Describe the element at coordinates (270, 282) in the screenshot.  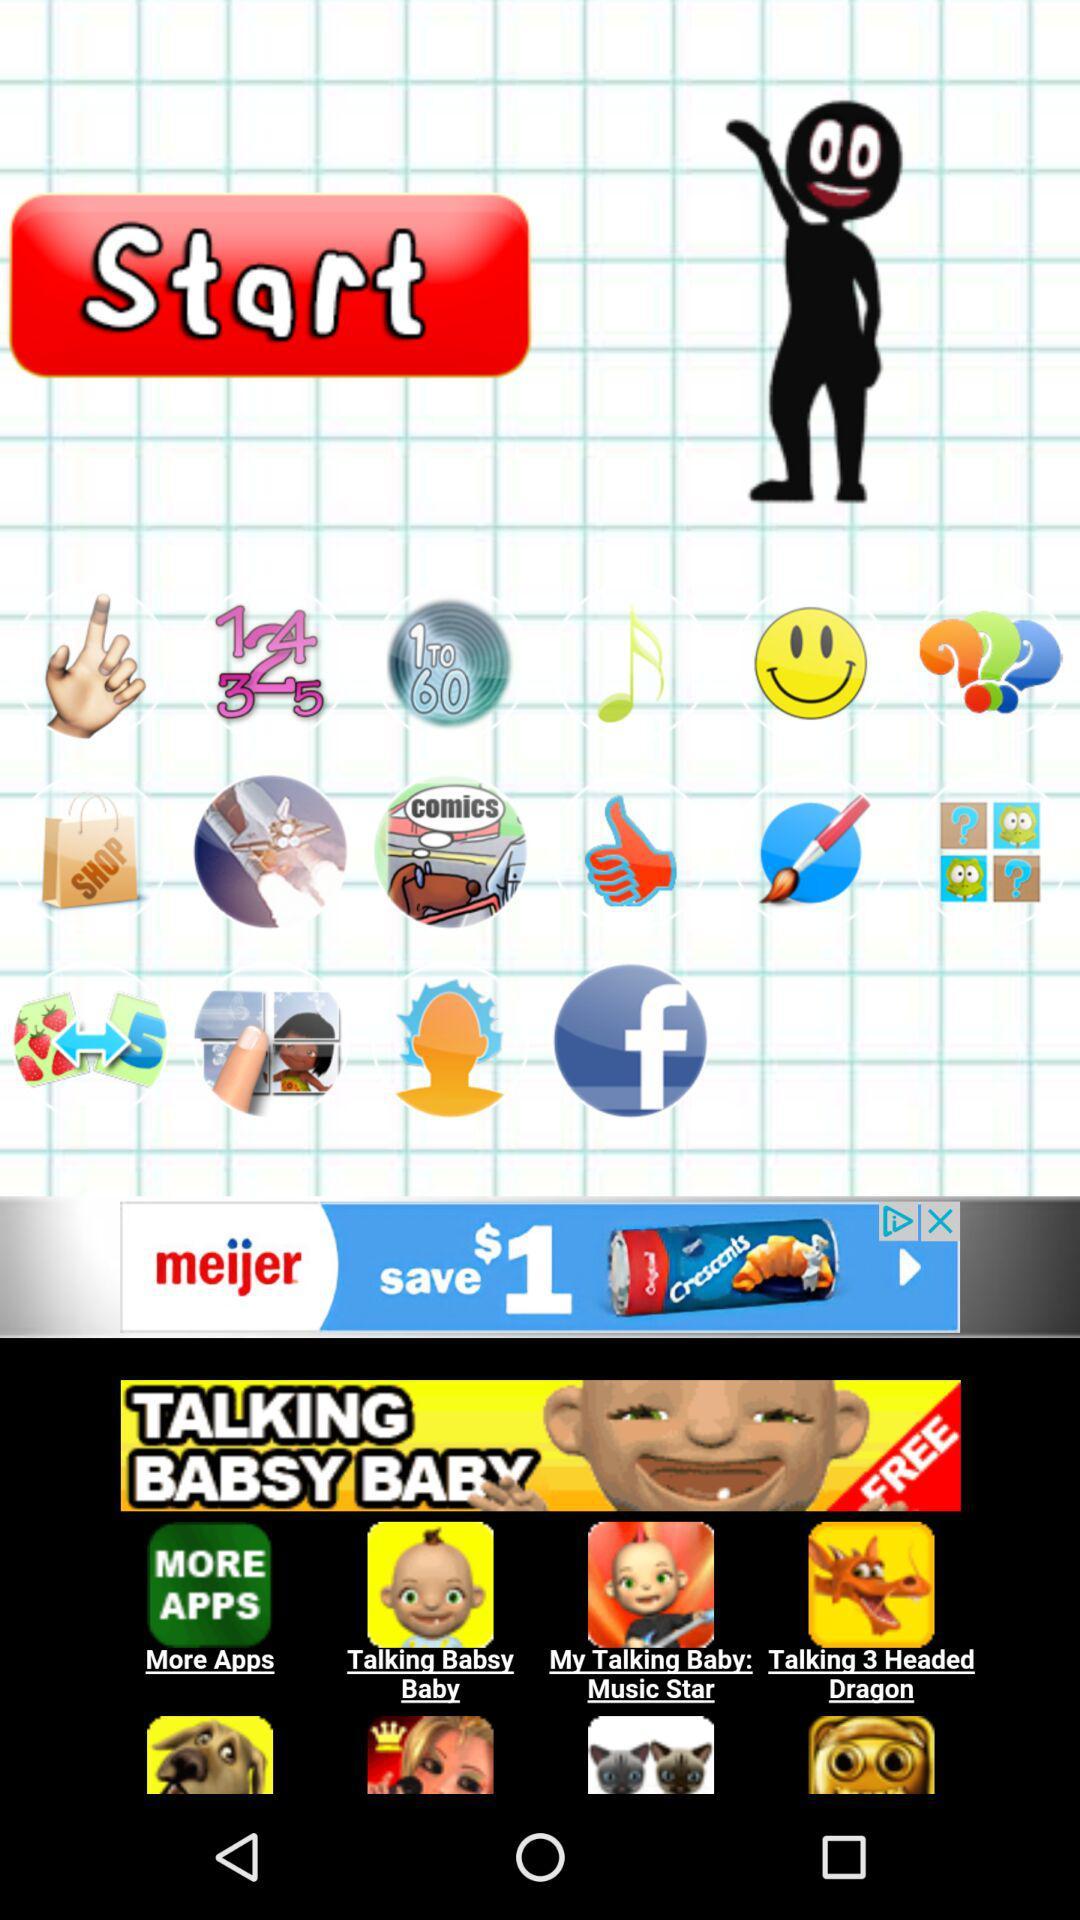
I see `start` at that location.